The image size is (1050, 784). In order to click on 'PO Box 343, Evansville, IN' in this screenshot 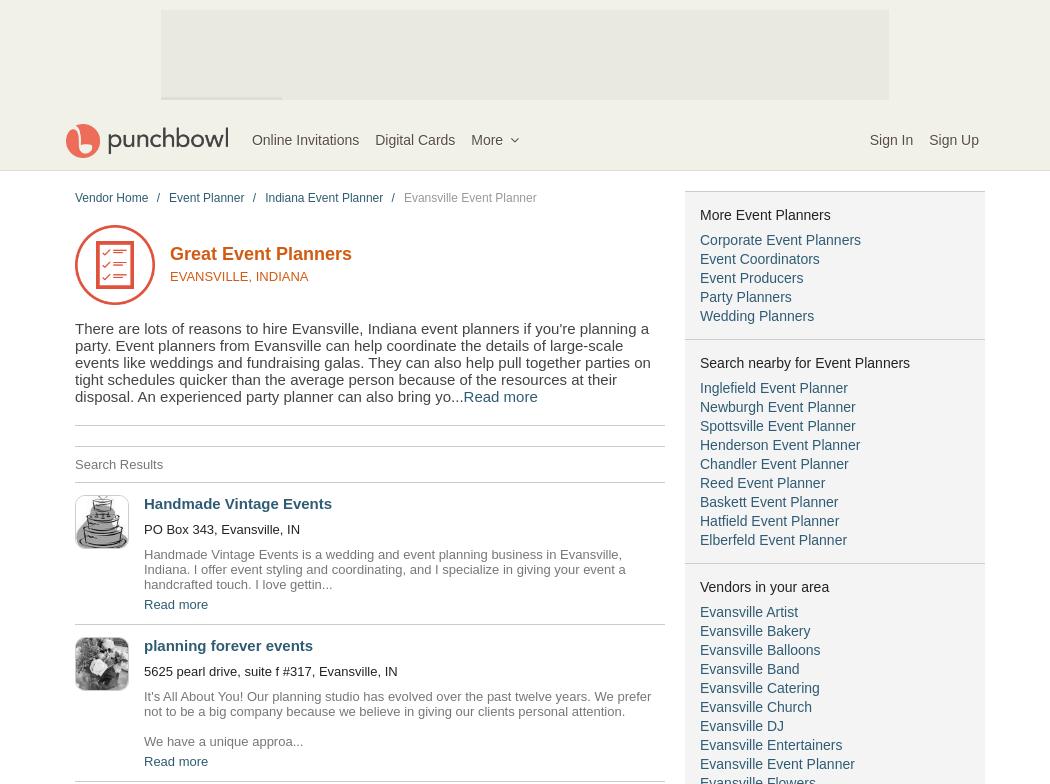, I will do `click(220, 529)`.